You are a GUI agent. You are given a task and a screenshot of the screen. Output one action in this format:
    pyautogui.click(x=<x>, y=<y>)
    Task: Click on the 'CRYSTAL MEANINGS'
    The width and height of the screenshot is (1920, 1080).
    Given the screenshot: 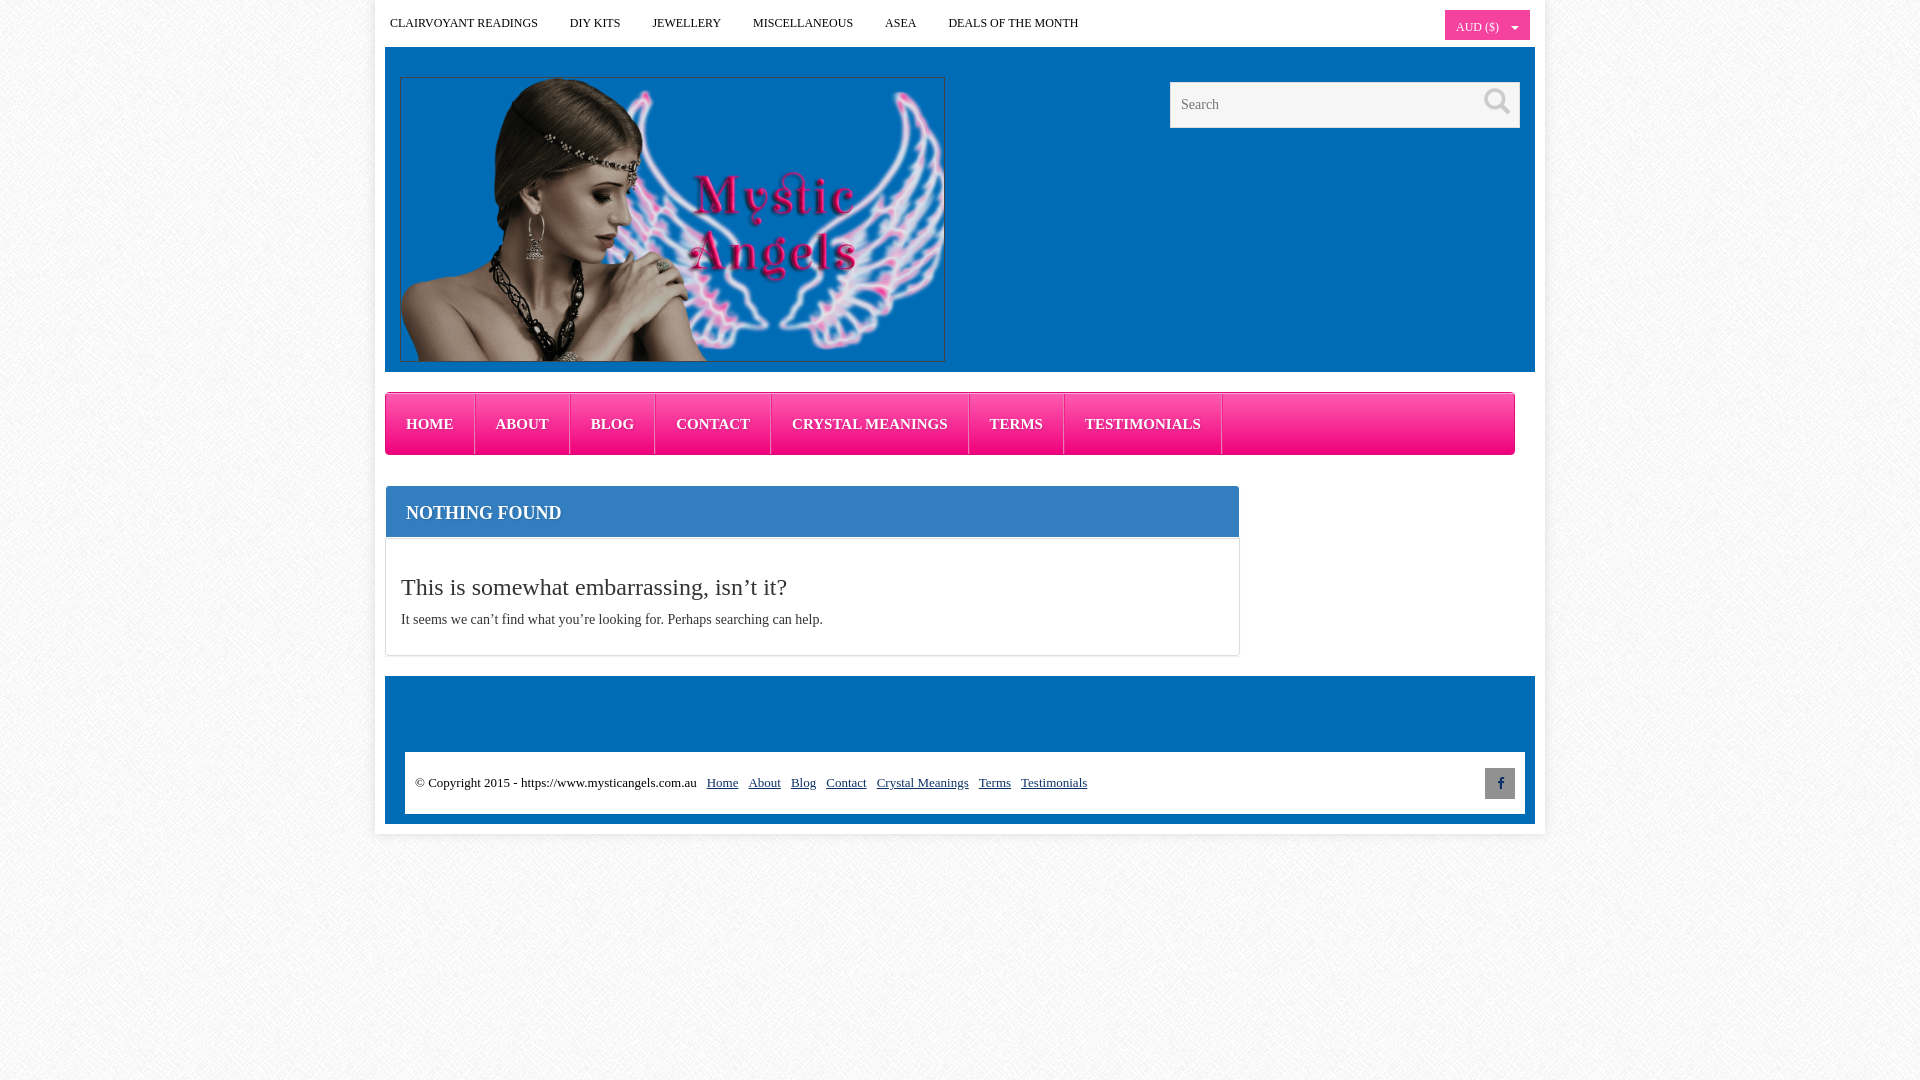 What is the action you would take?
    pyautogui.click(x=869, y=423)
    